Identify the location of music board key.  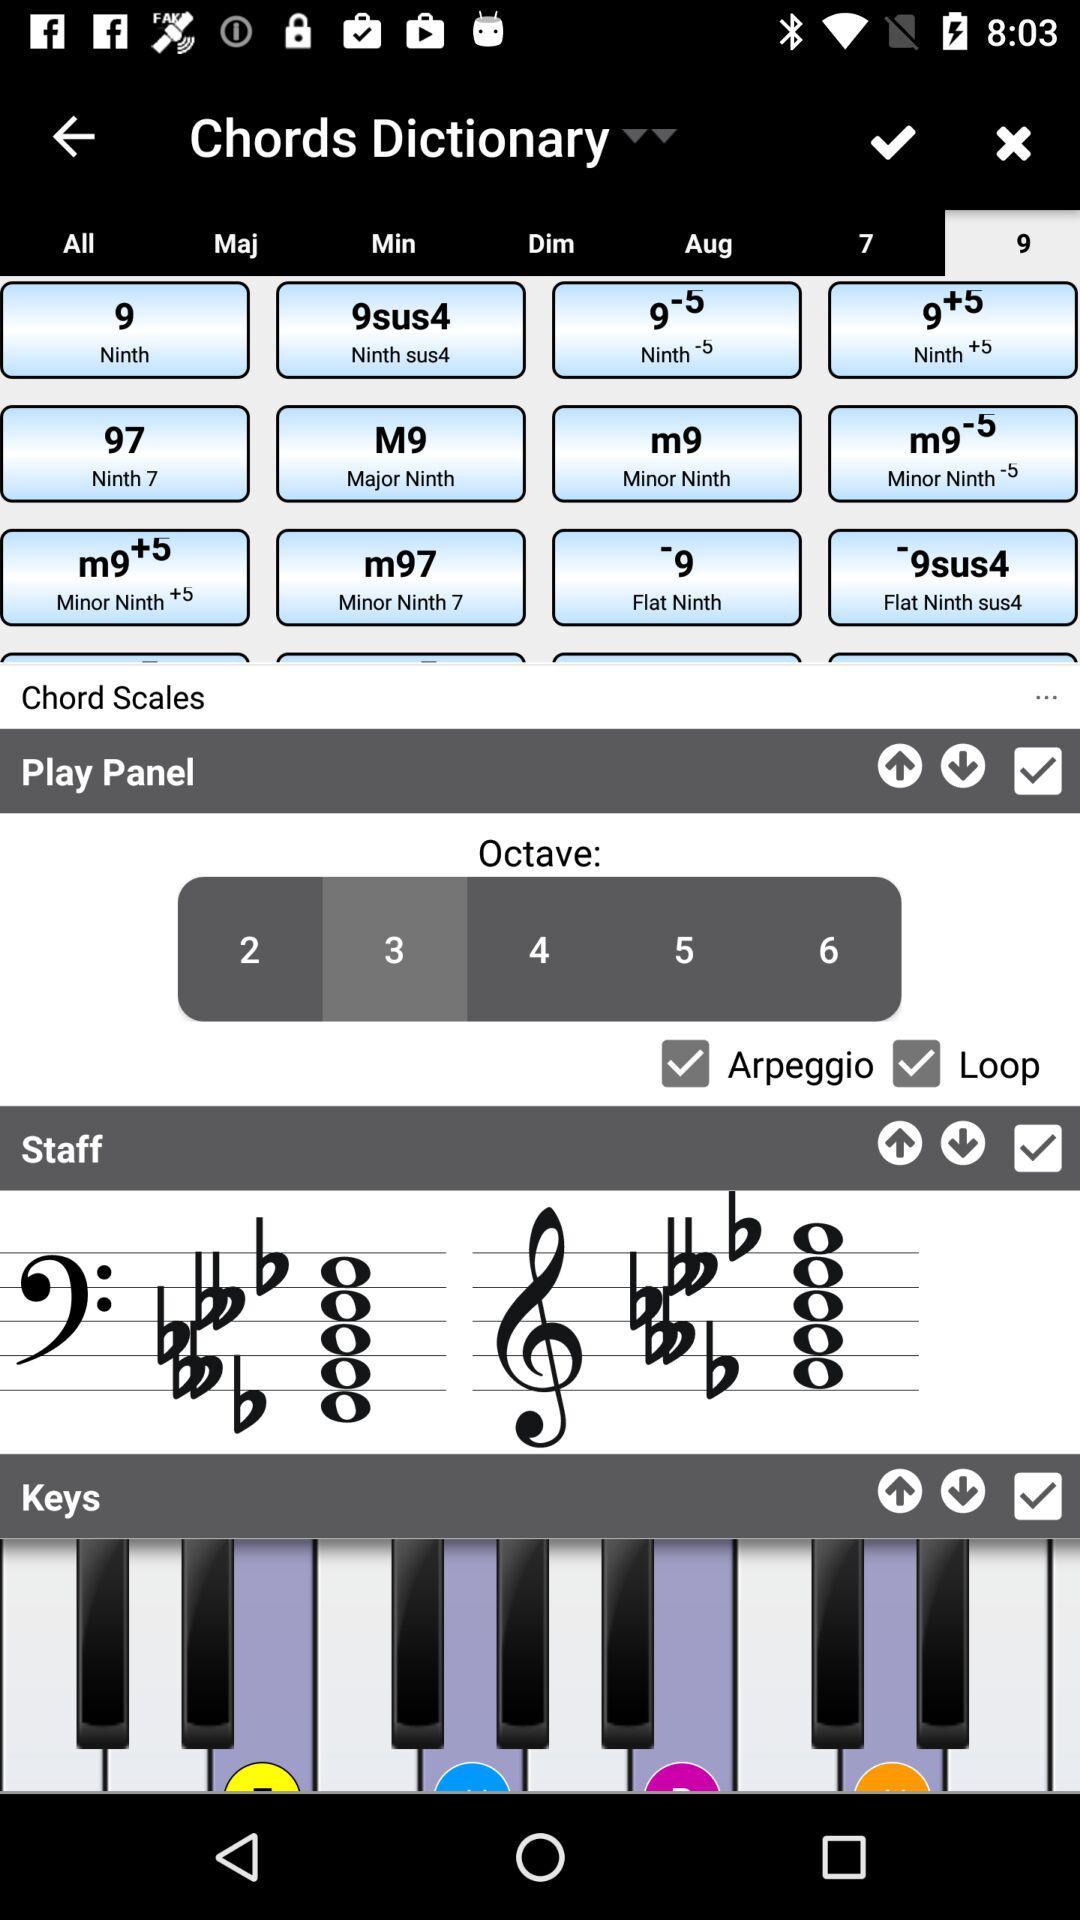
(997, 1665).